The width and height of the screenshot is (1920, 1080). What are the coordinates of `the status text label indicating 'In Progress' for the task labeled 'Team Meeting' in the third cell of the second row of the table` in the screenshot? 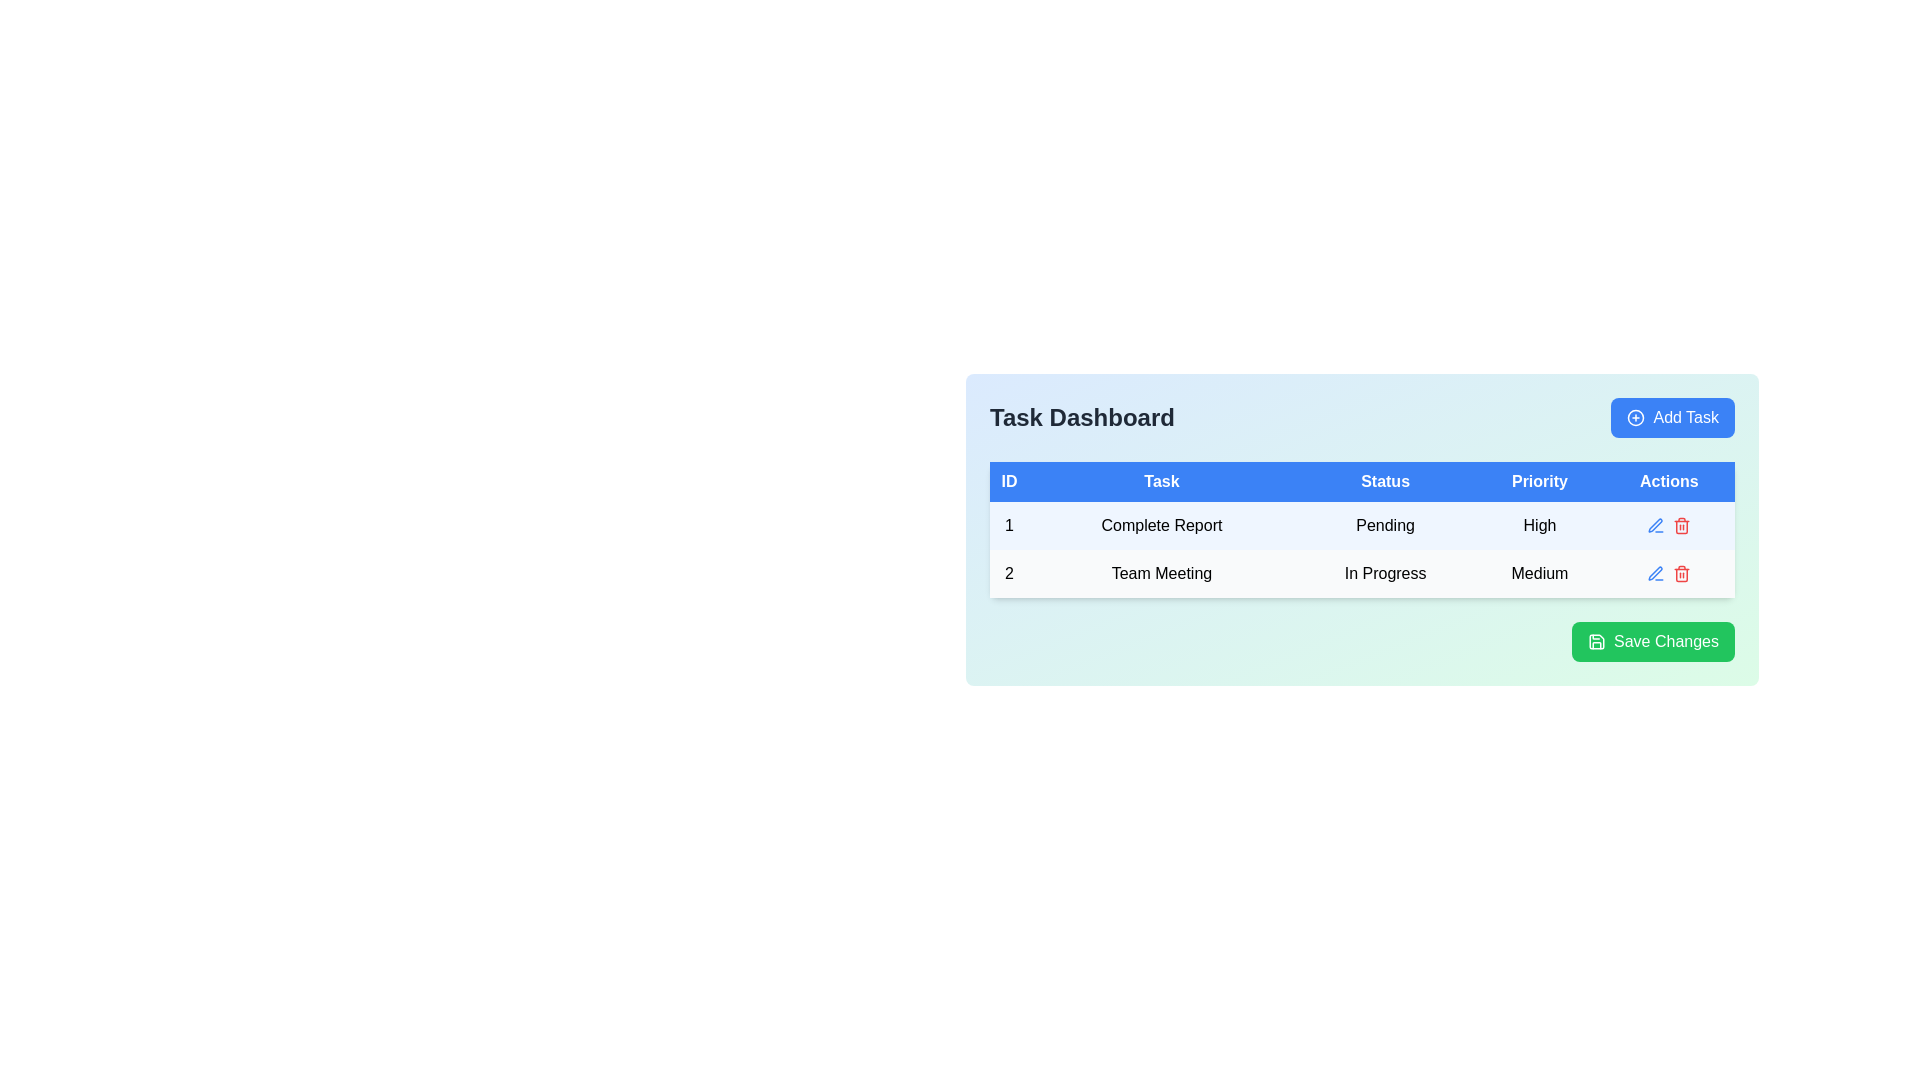 It's located at (1384, 574).